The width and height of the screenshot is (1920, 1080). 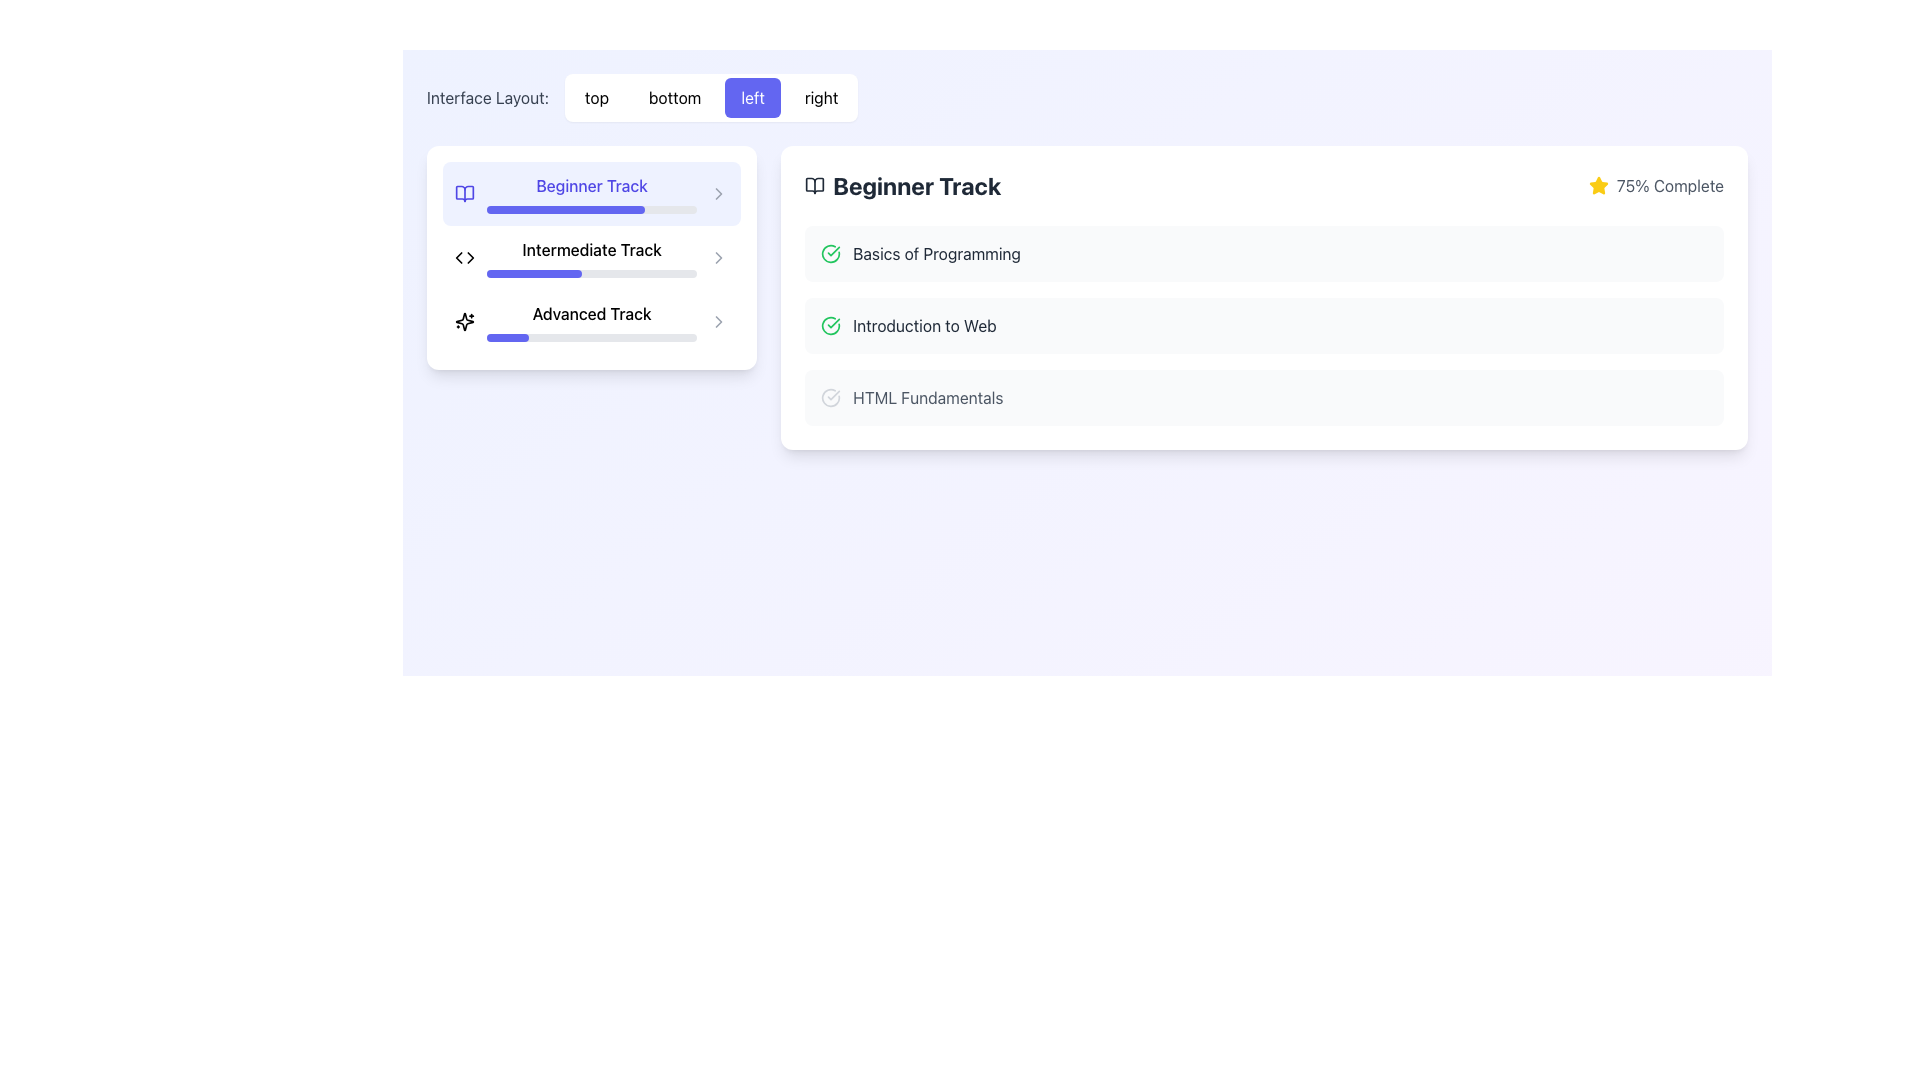 What do you see at coordinates (821, 97) in the screenshot?
I see `the 'right' button, which is the fourth button in a horizontal group of layout options` at bounding box center [821, 97].